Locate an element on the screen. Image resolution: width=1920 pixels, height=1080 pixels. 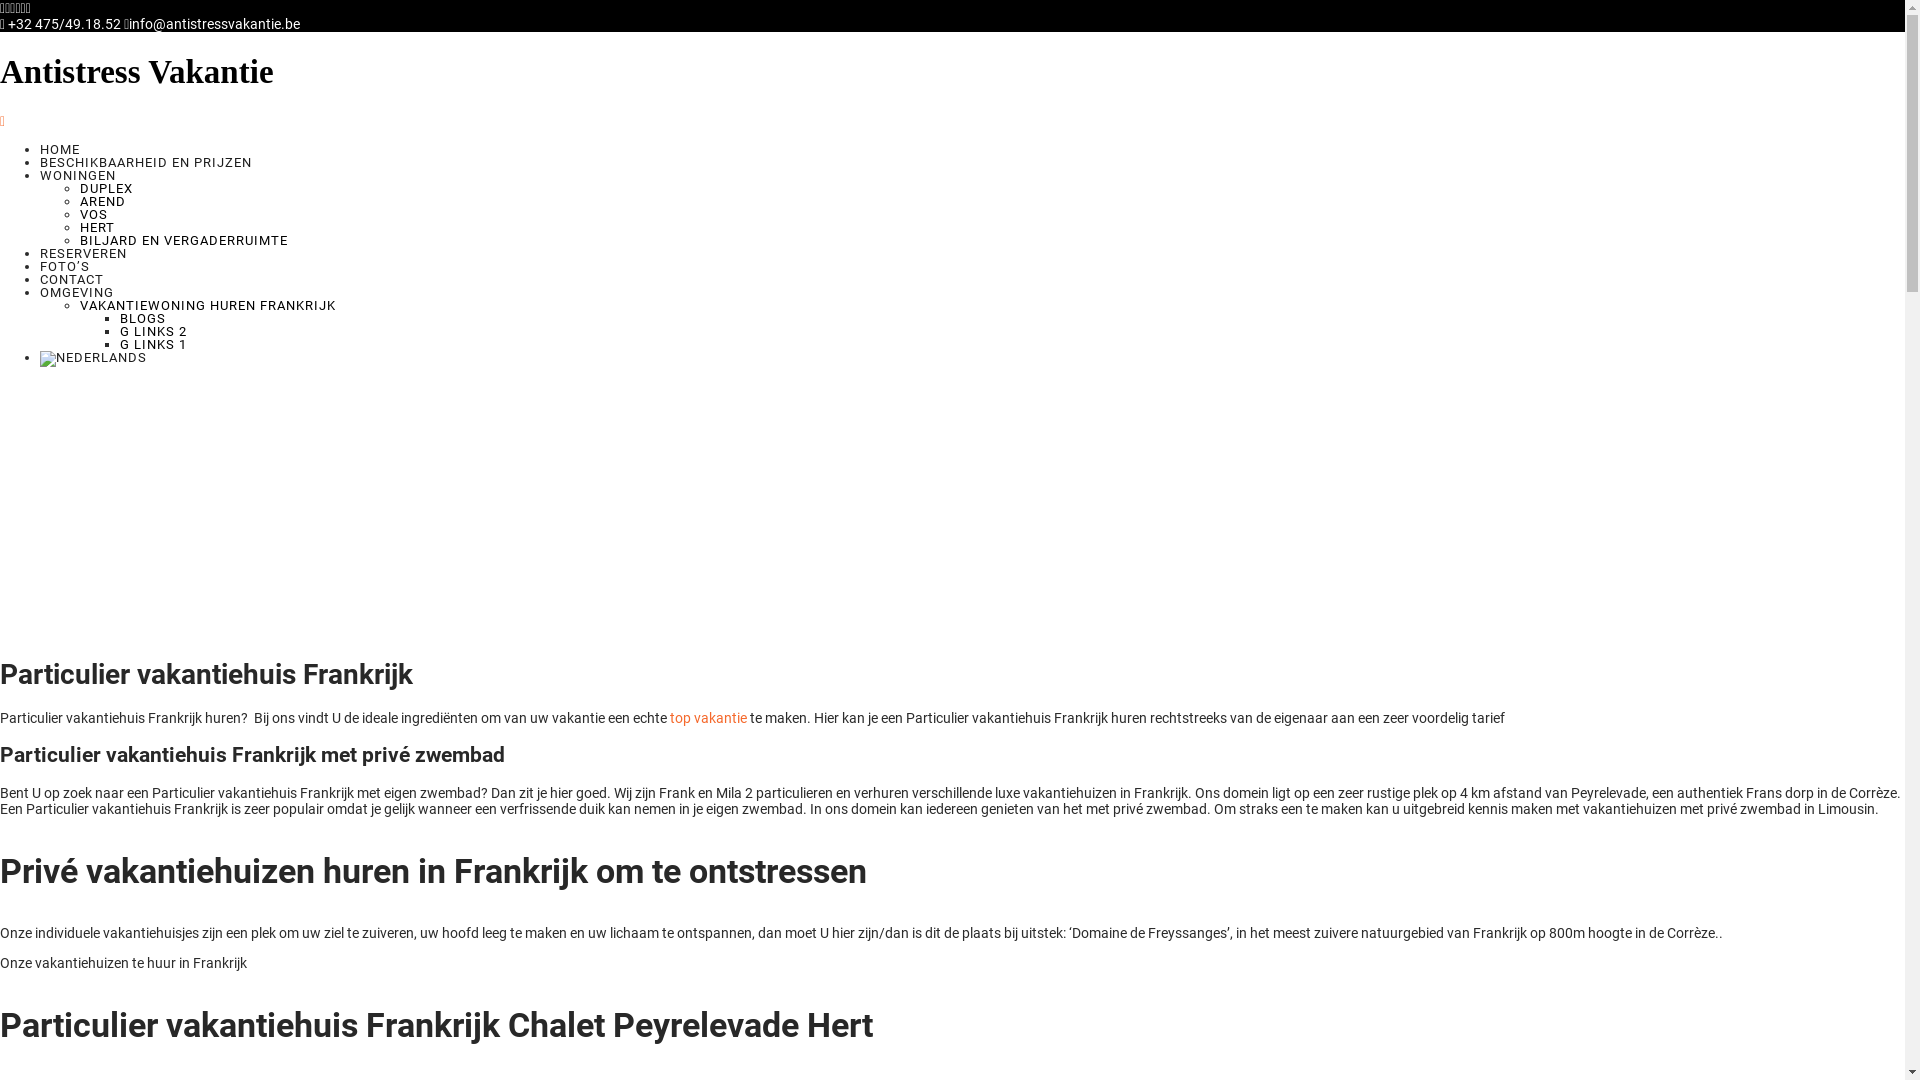
'Antistress Vakantie' is located at coordinates (0, 71).